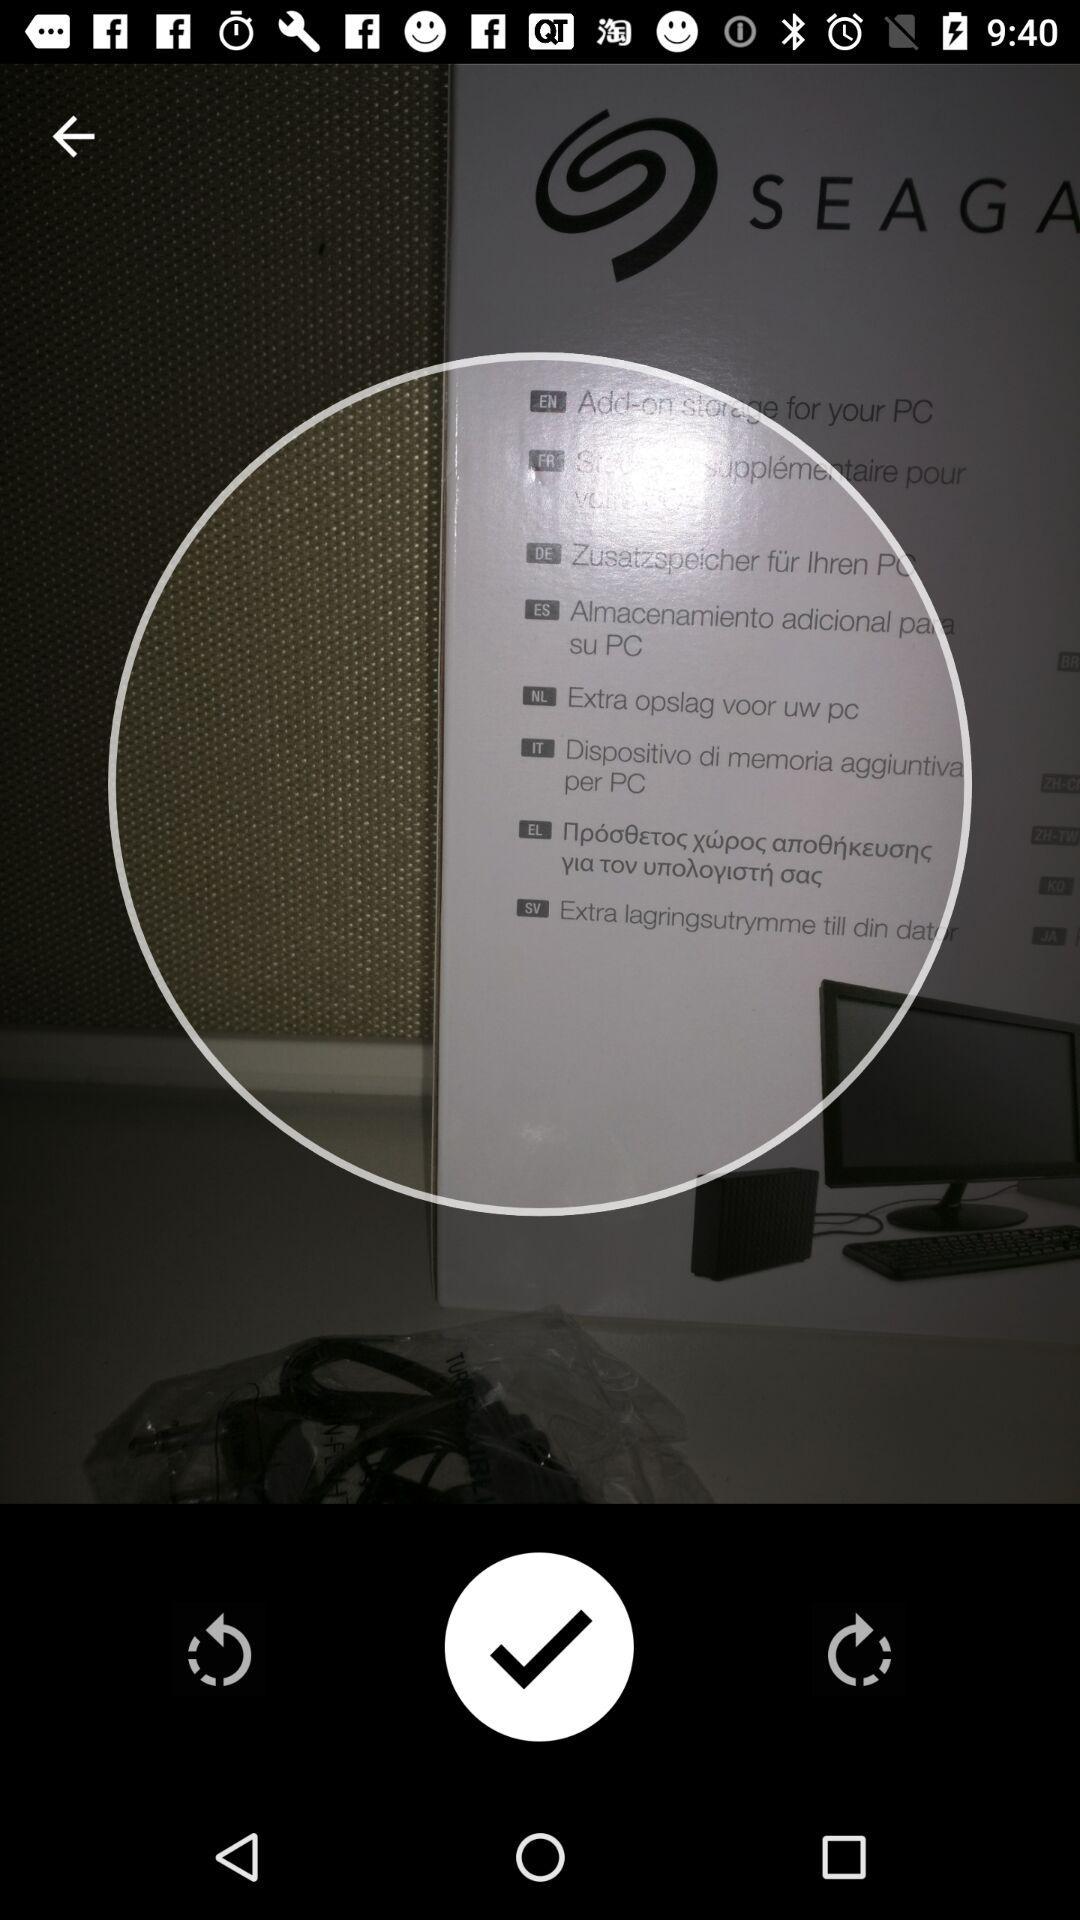  I want to click on rotate picture clockwise, so click(858, 1649).